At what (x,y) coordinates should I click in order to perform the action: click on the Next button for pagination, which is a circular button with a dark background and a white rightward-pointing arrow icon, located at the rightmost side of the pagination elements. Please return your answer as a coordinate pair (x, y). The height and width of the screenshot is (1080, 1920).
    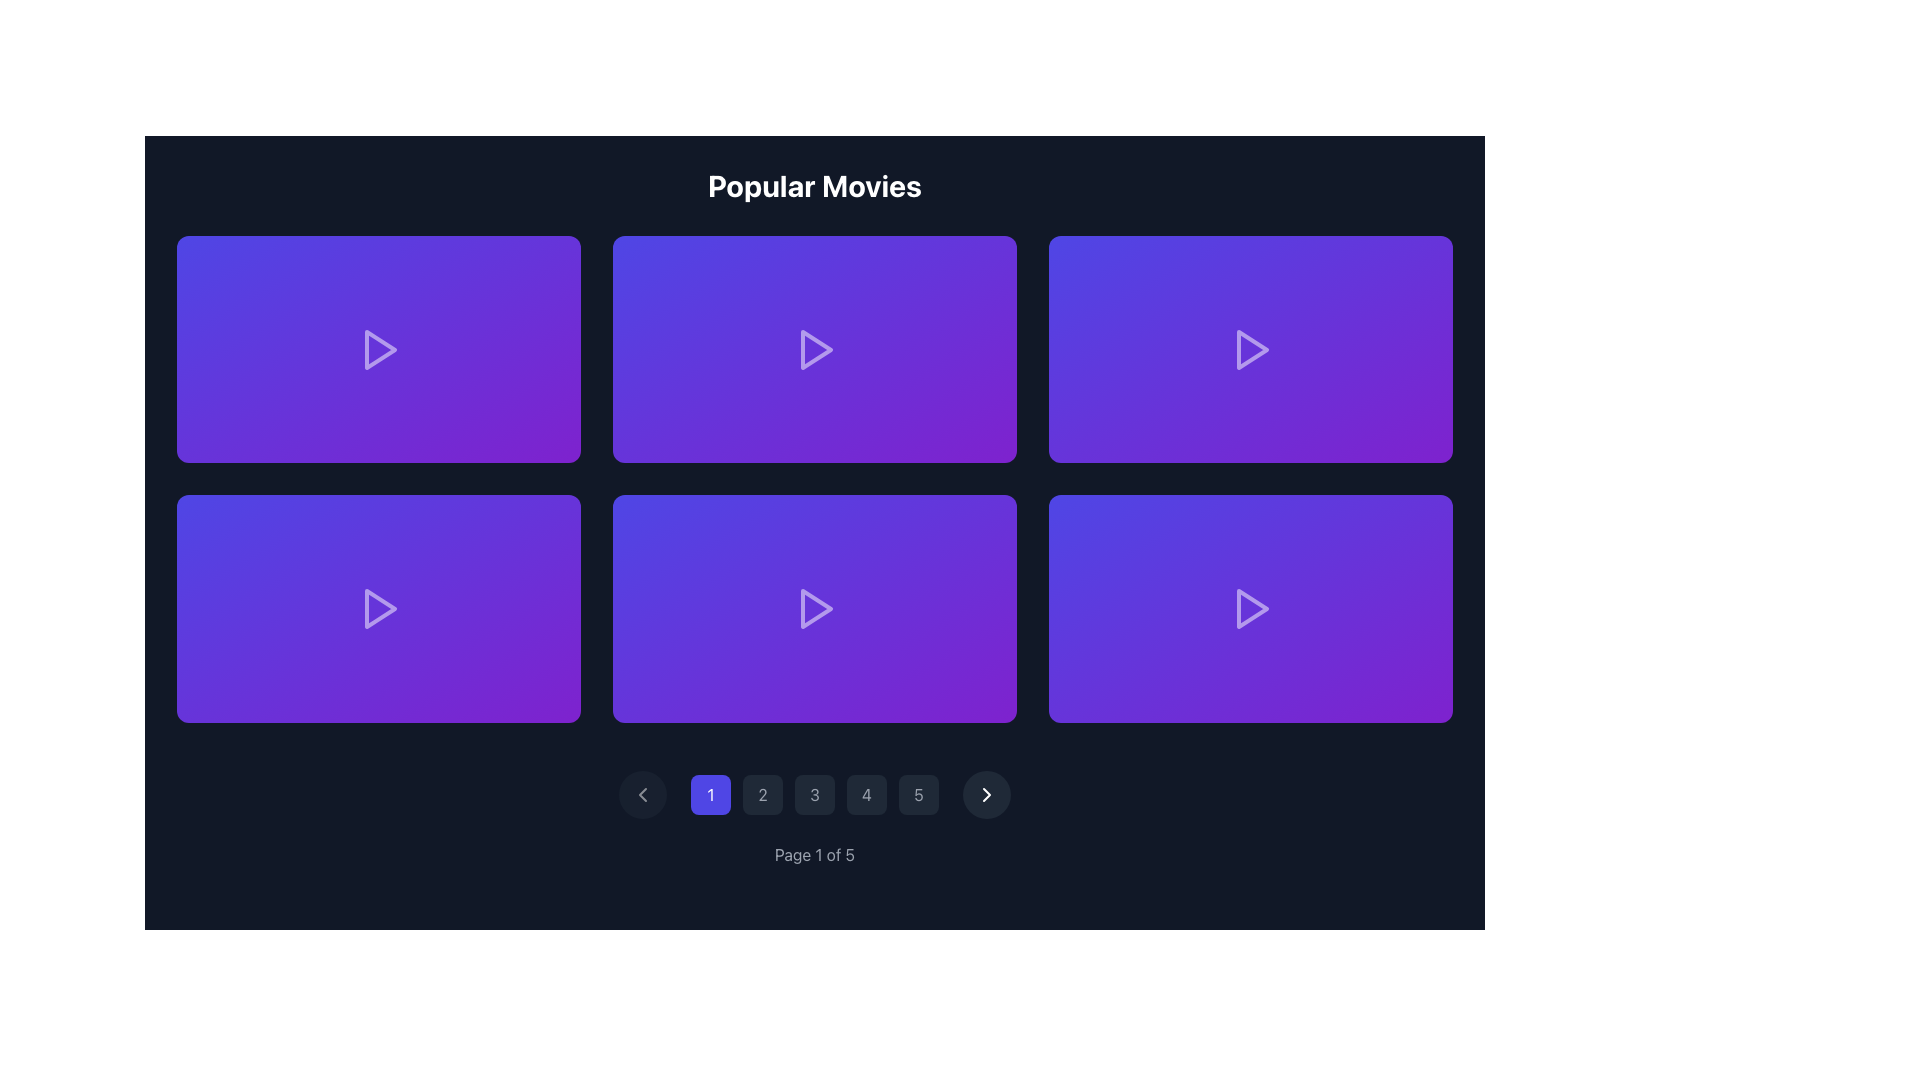
    Looking at the image, I should click on (987, 793).